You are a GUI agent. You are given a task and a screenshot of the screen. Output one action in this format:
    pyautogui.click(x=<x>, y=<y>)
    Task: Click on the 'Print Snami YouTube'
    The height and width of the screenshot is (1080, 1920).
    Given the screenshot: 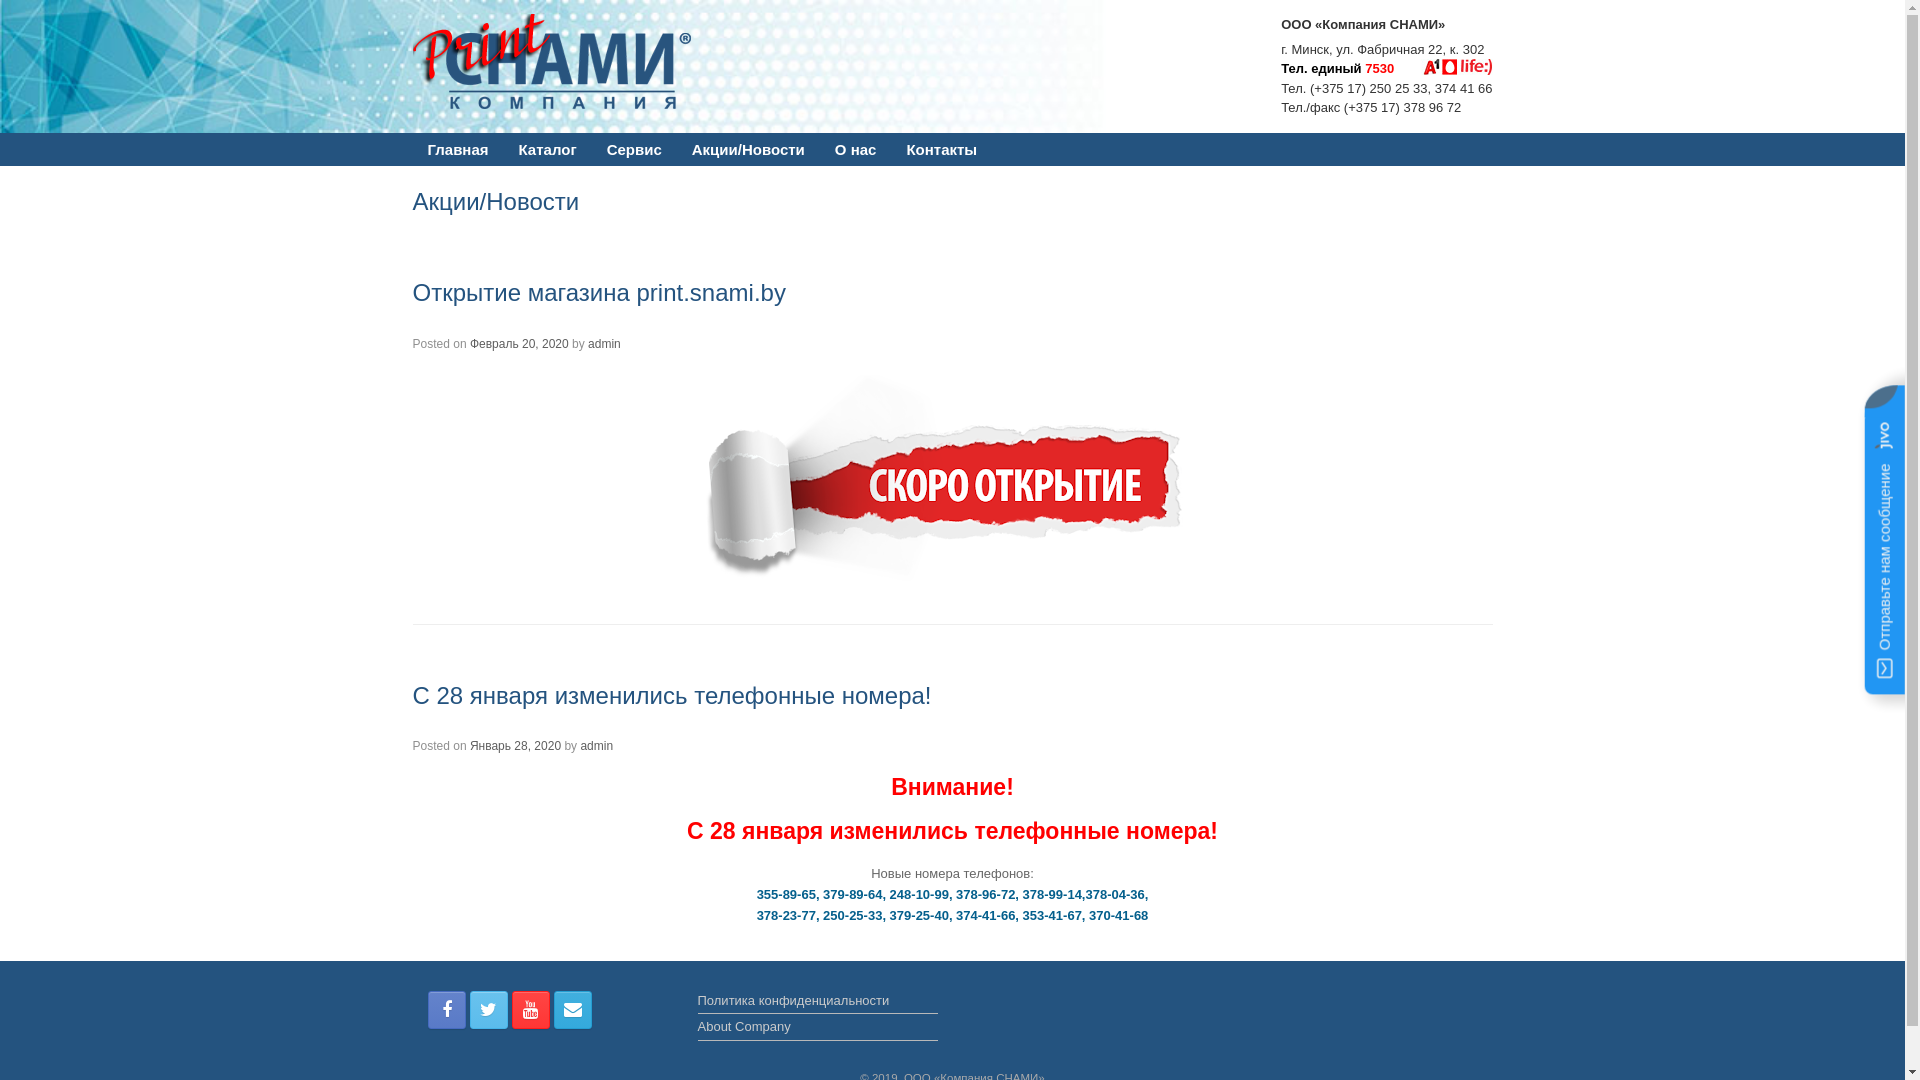 What is the action you would take?
    pyautogui.click(x=531, y=1010)
    